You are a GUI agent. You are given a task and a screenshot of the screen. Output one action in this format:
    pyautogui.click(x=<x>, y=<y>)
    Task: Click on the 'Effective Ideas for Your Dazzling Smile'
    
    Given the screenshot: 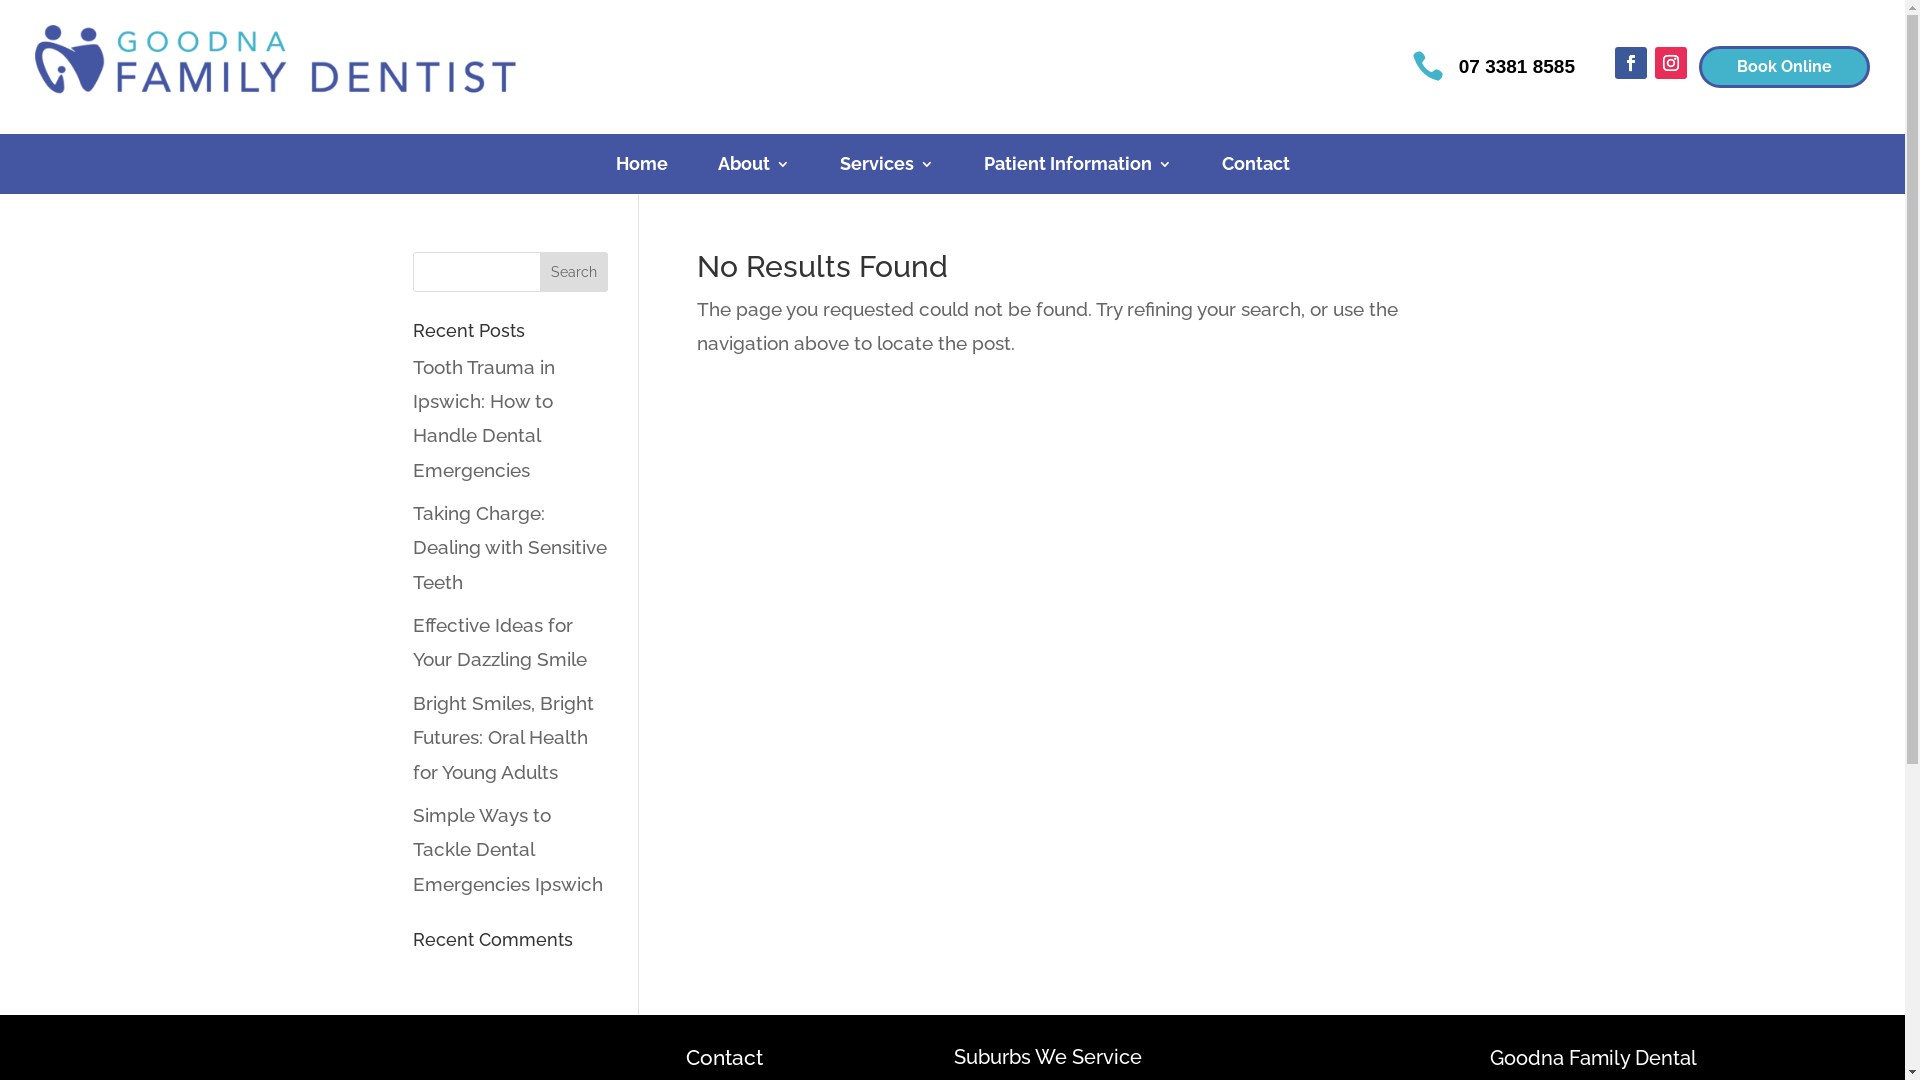 What is the action you would take?
    pyautogui.click(x=499, y=641)
    